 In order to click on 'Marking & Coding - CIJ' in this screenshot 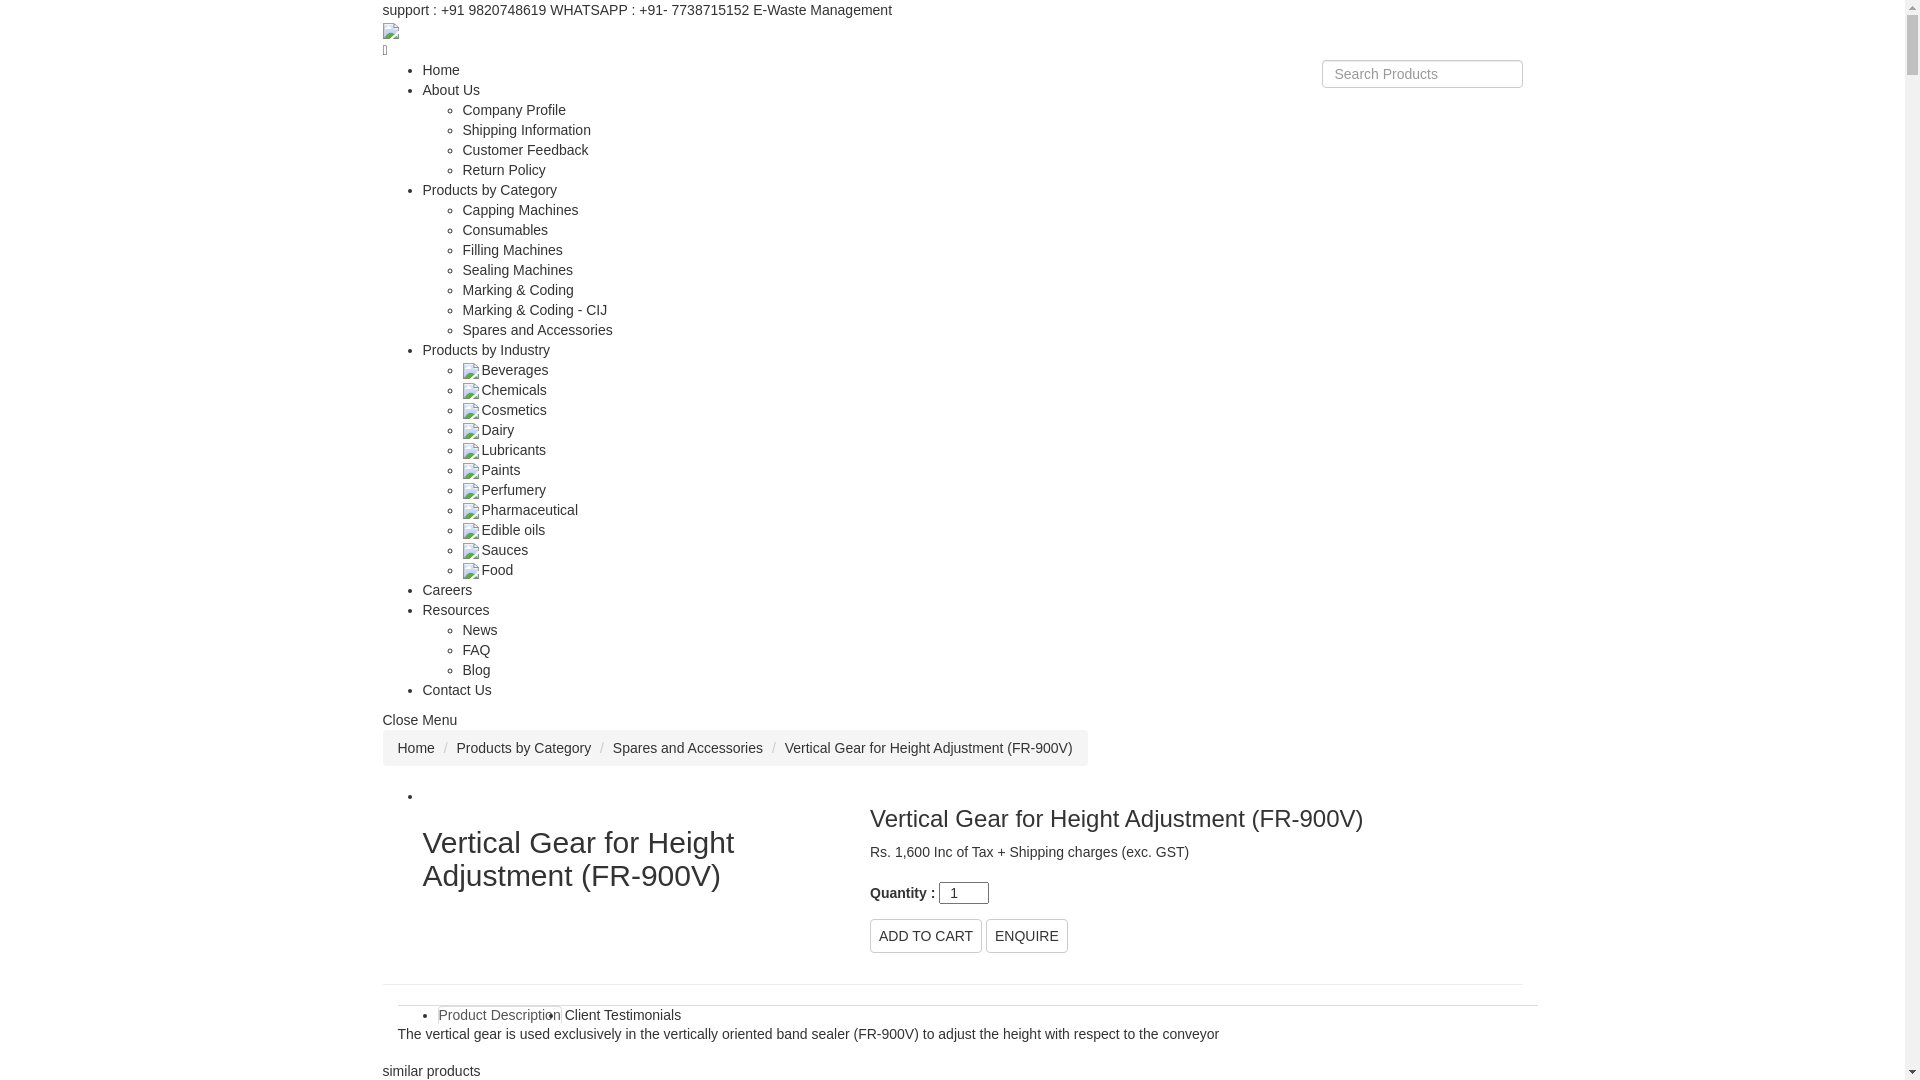, I will do `click(534, 309)`.